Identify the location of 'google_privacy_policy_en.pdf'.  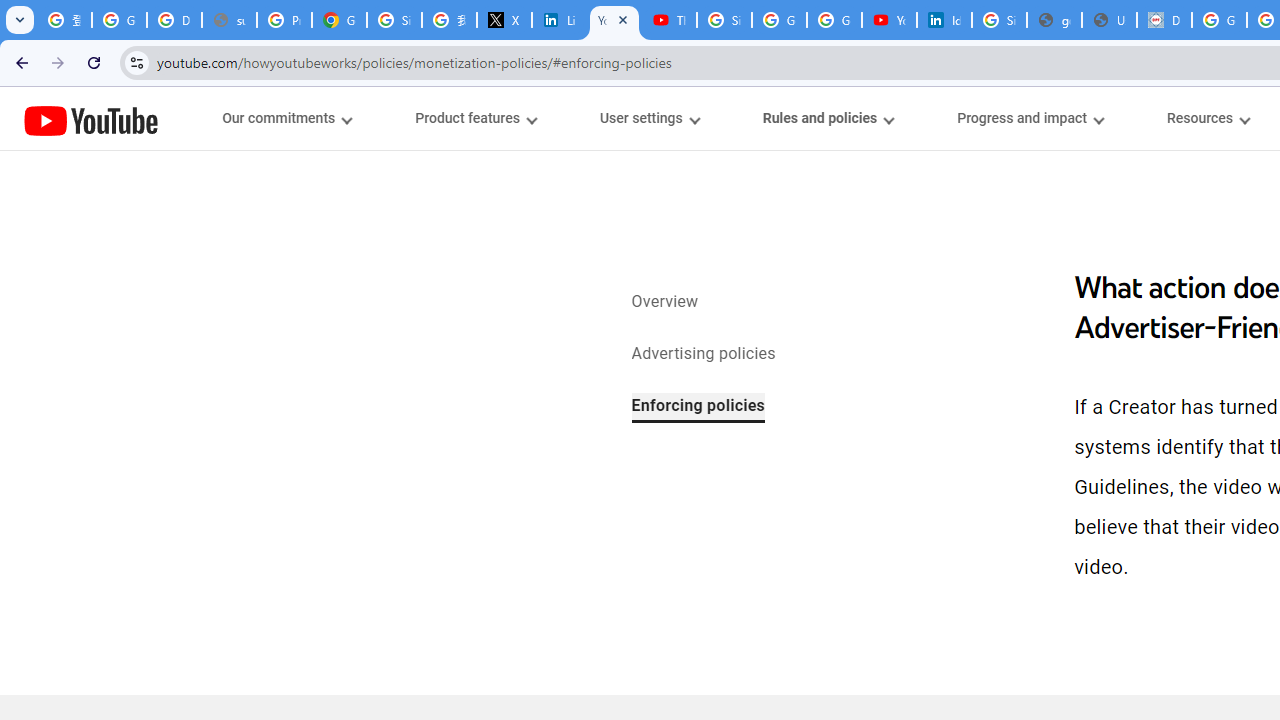
(1053, 20).